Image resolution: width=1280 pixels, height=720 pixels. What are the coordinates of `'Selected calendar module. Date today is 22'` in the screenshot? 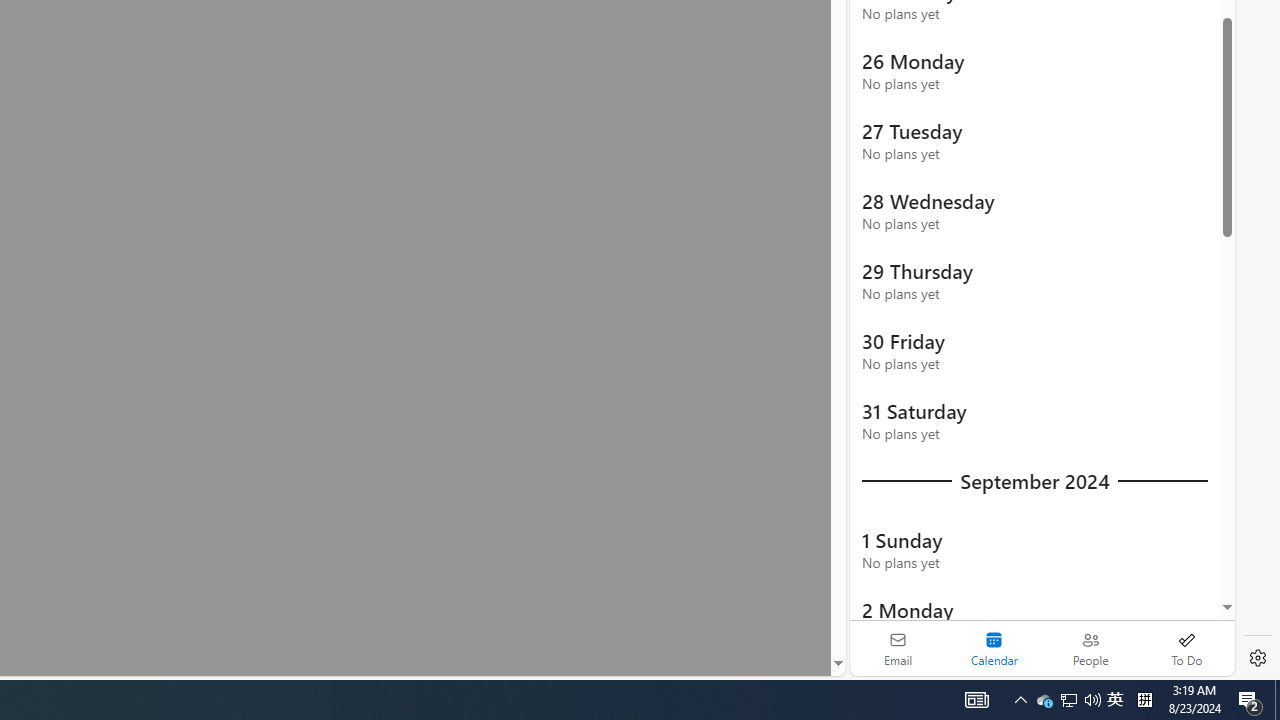 It's located at (994, 648).